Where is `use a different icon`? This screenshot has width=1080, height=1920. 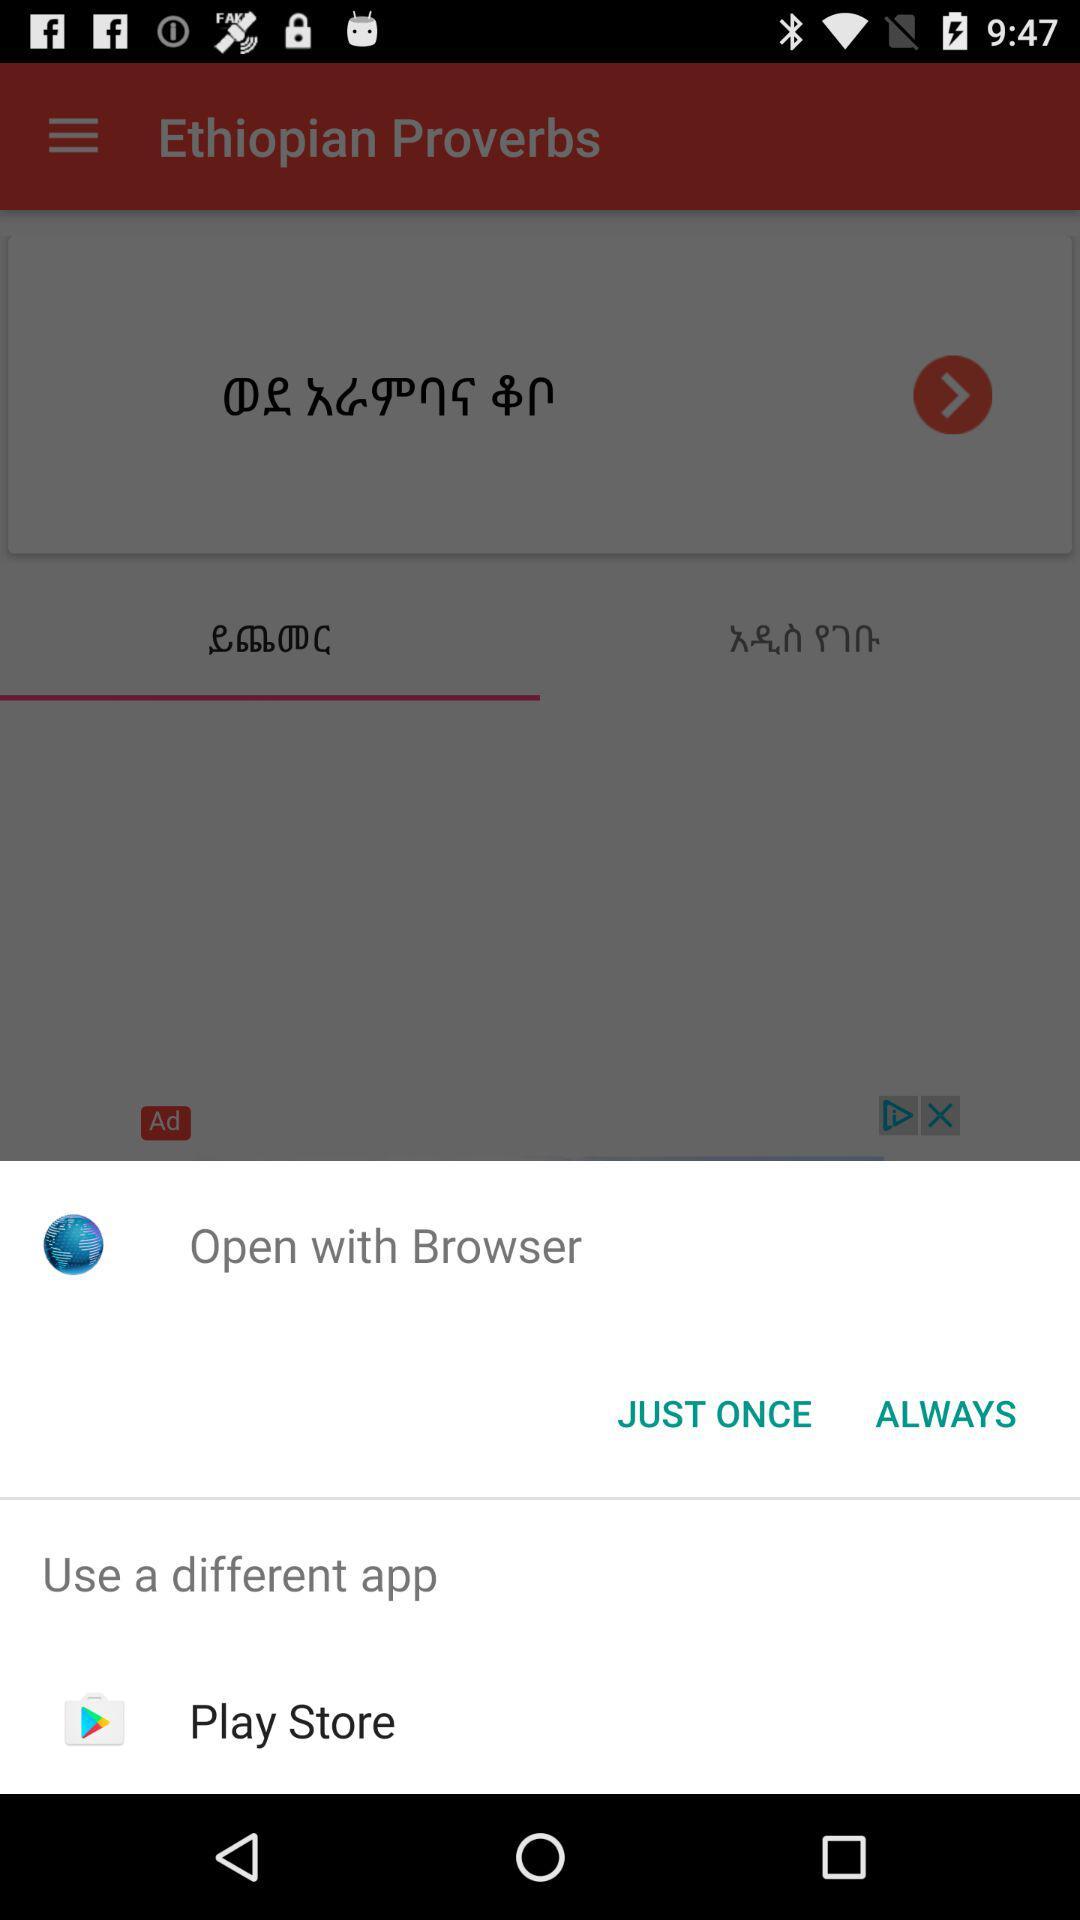 use a different icon is located at coordinates (540, 1572).